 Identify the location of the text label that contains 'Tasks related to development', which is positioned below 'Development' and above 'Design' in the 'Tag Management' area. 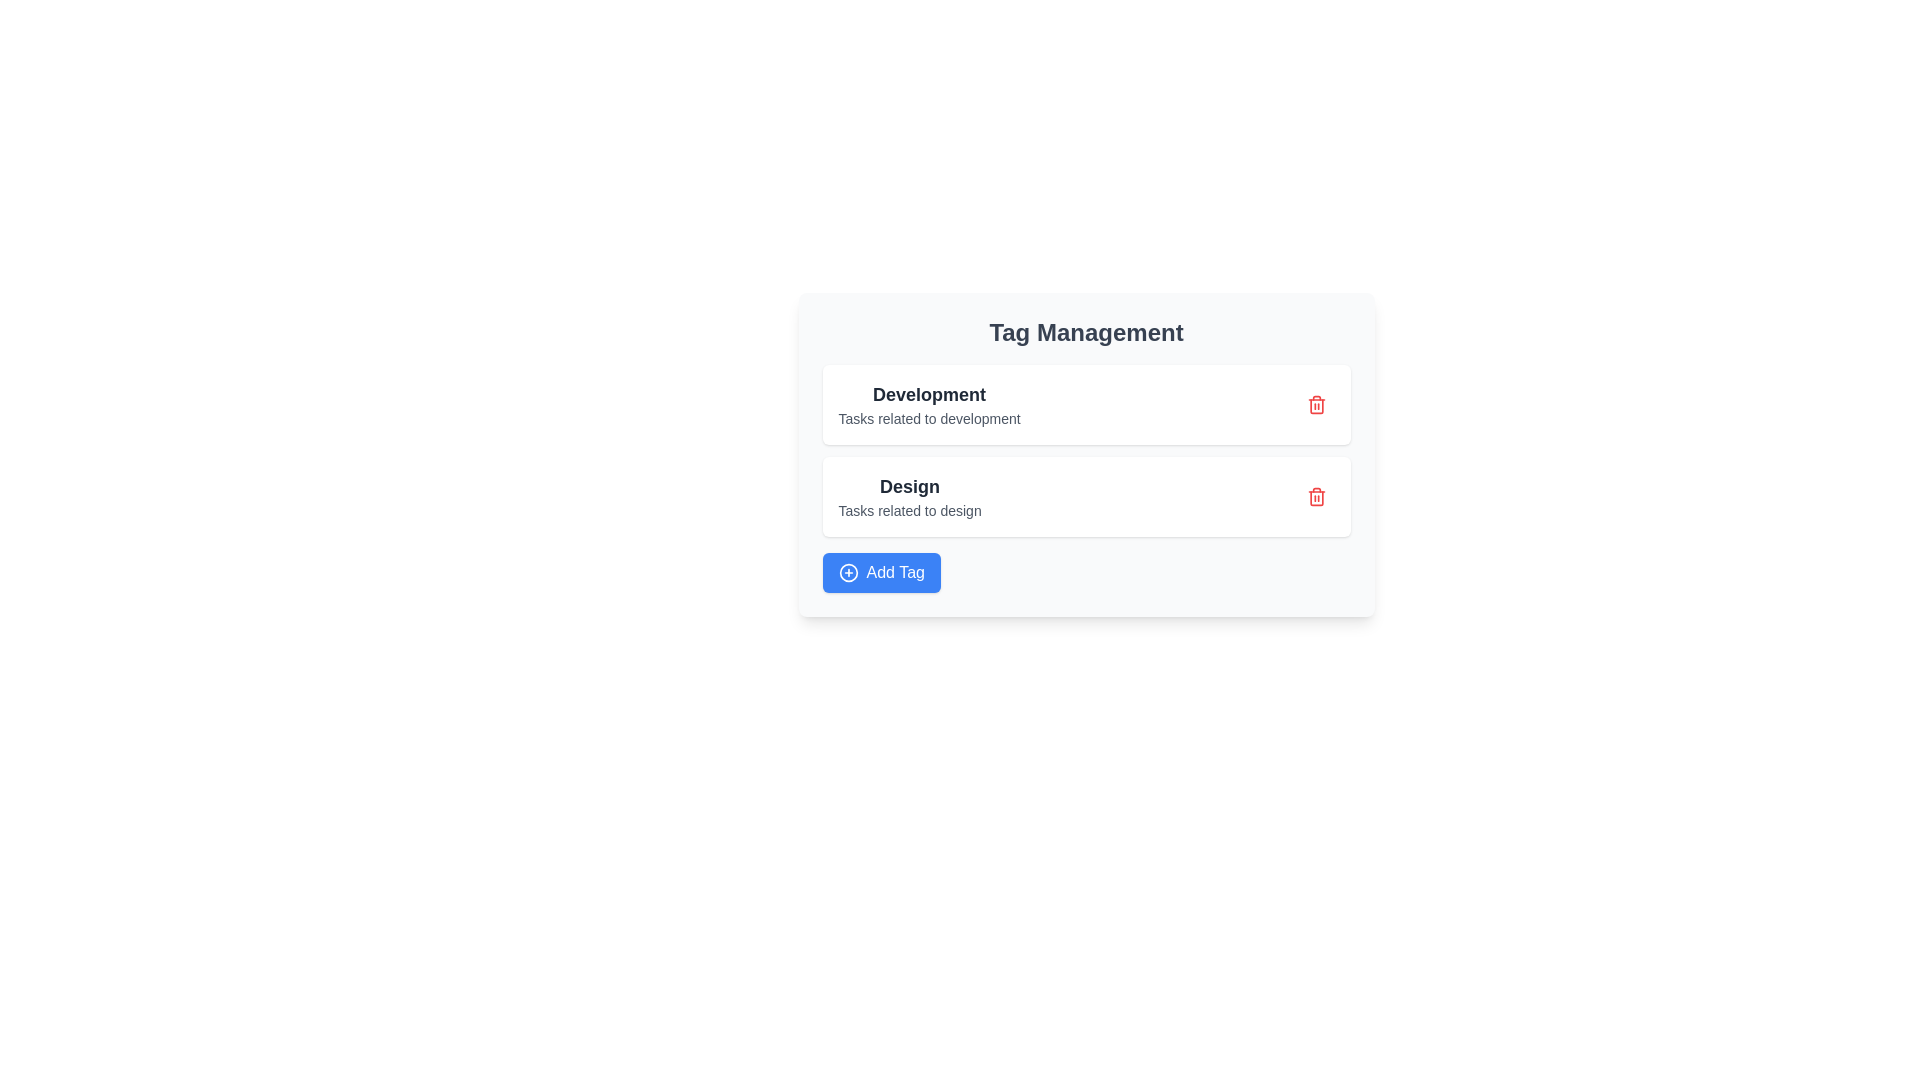
(928, 418).